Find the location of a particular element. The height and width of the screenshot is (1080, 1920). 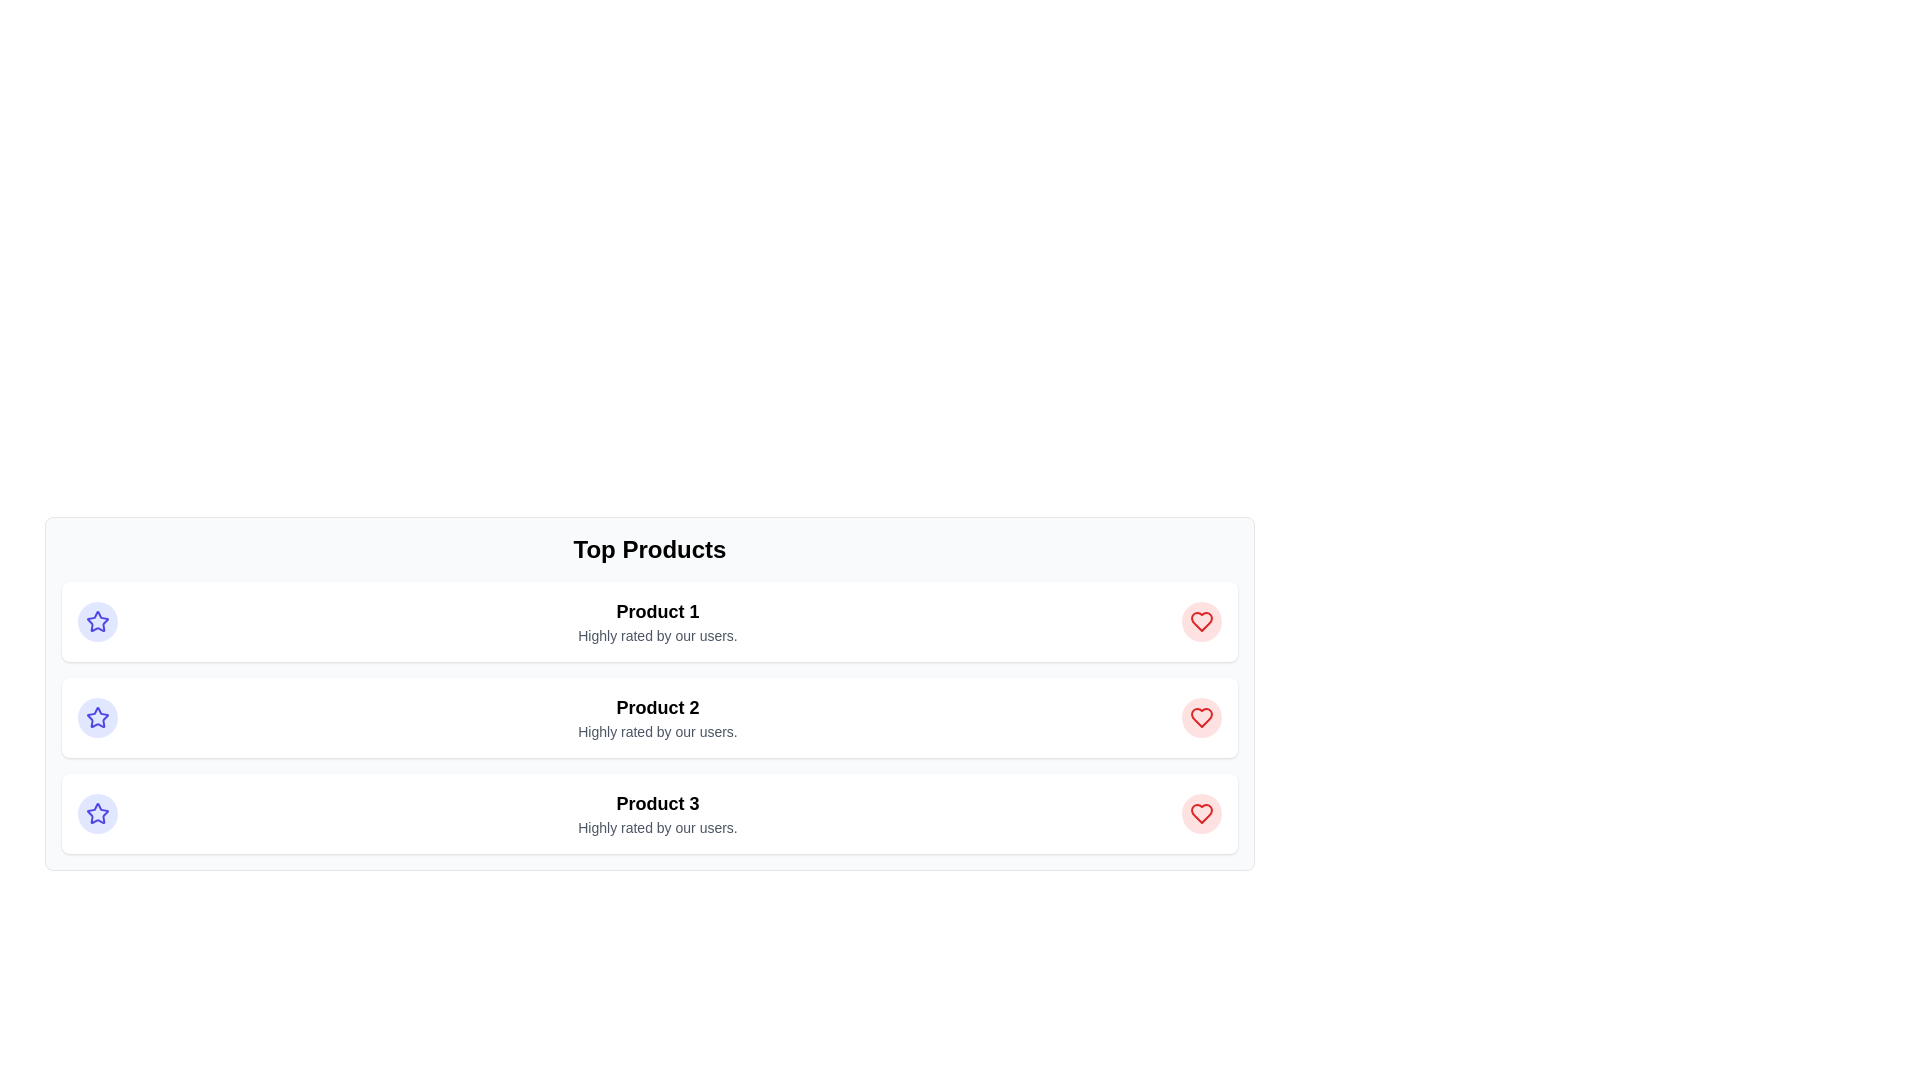

the star-shaped icon with an indigo outline located at the left end of the row labeled 'Product 1.' is located at coordinates (96, 813).